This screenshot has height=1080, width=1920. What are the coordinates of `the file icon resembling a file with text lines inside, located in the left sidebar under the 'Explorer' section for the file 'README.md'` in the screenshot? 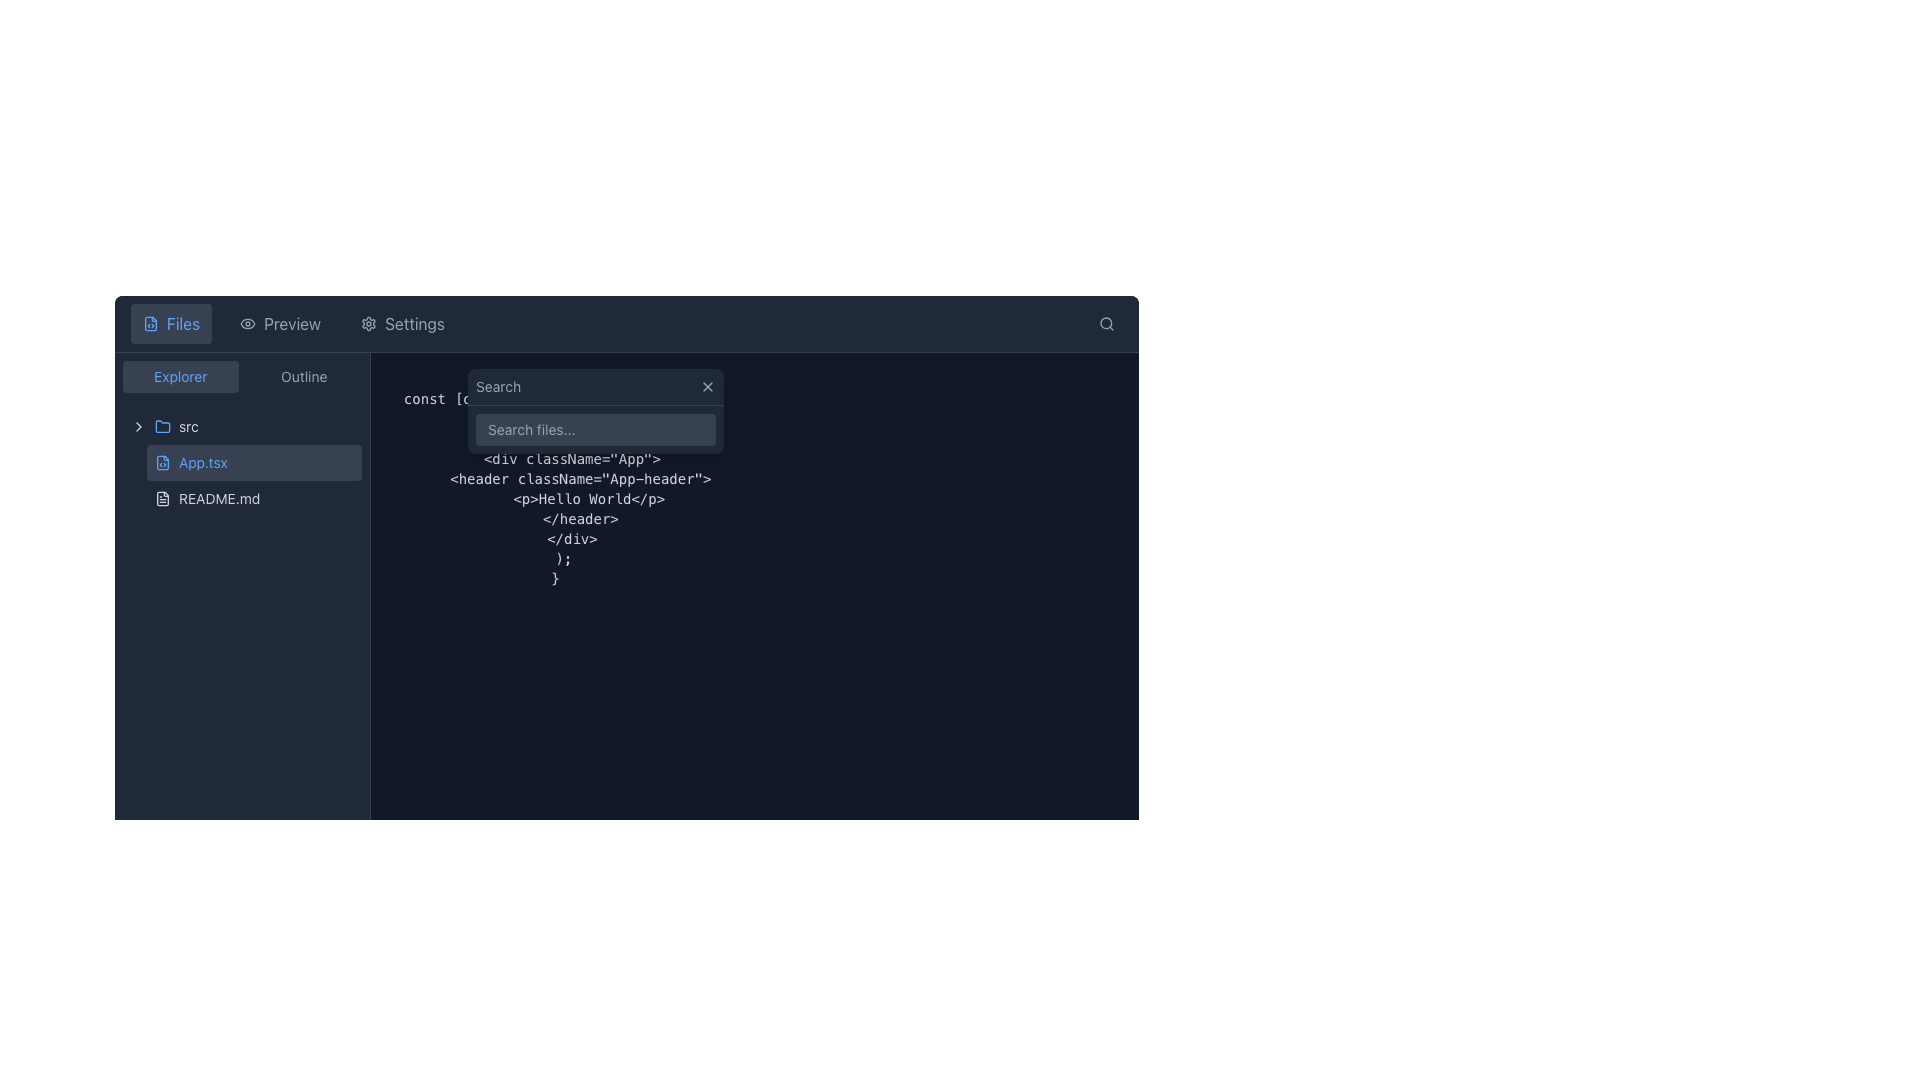 It's located at (163, 497).